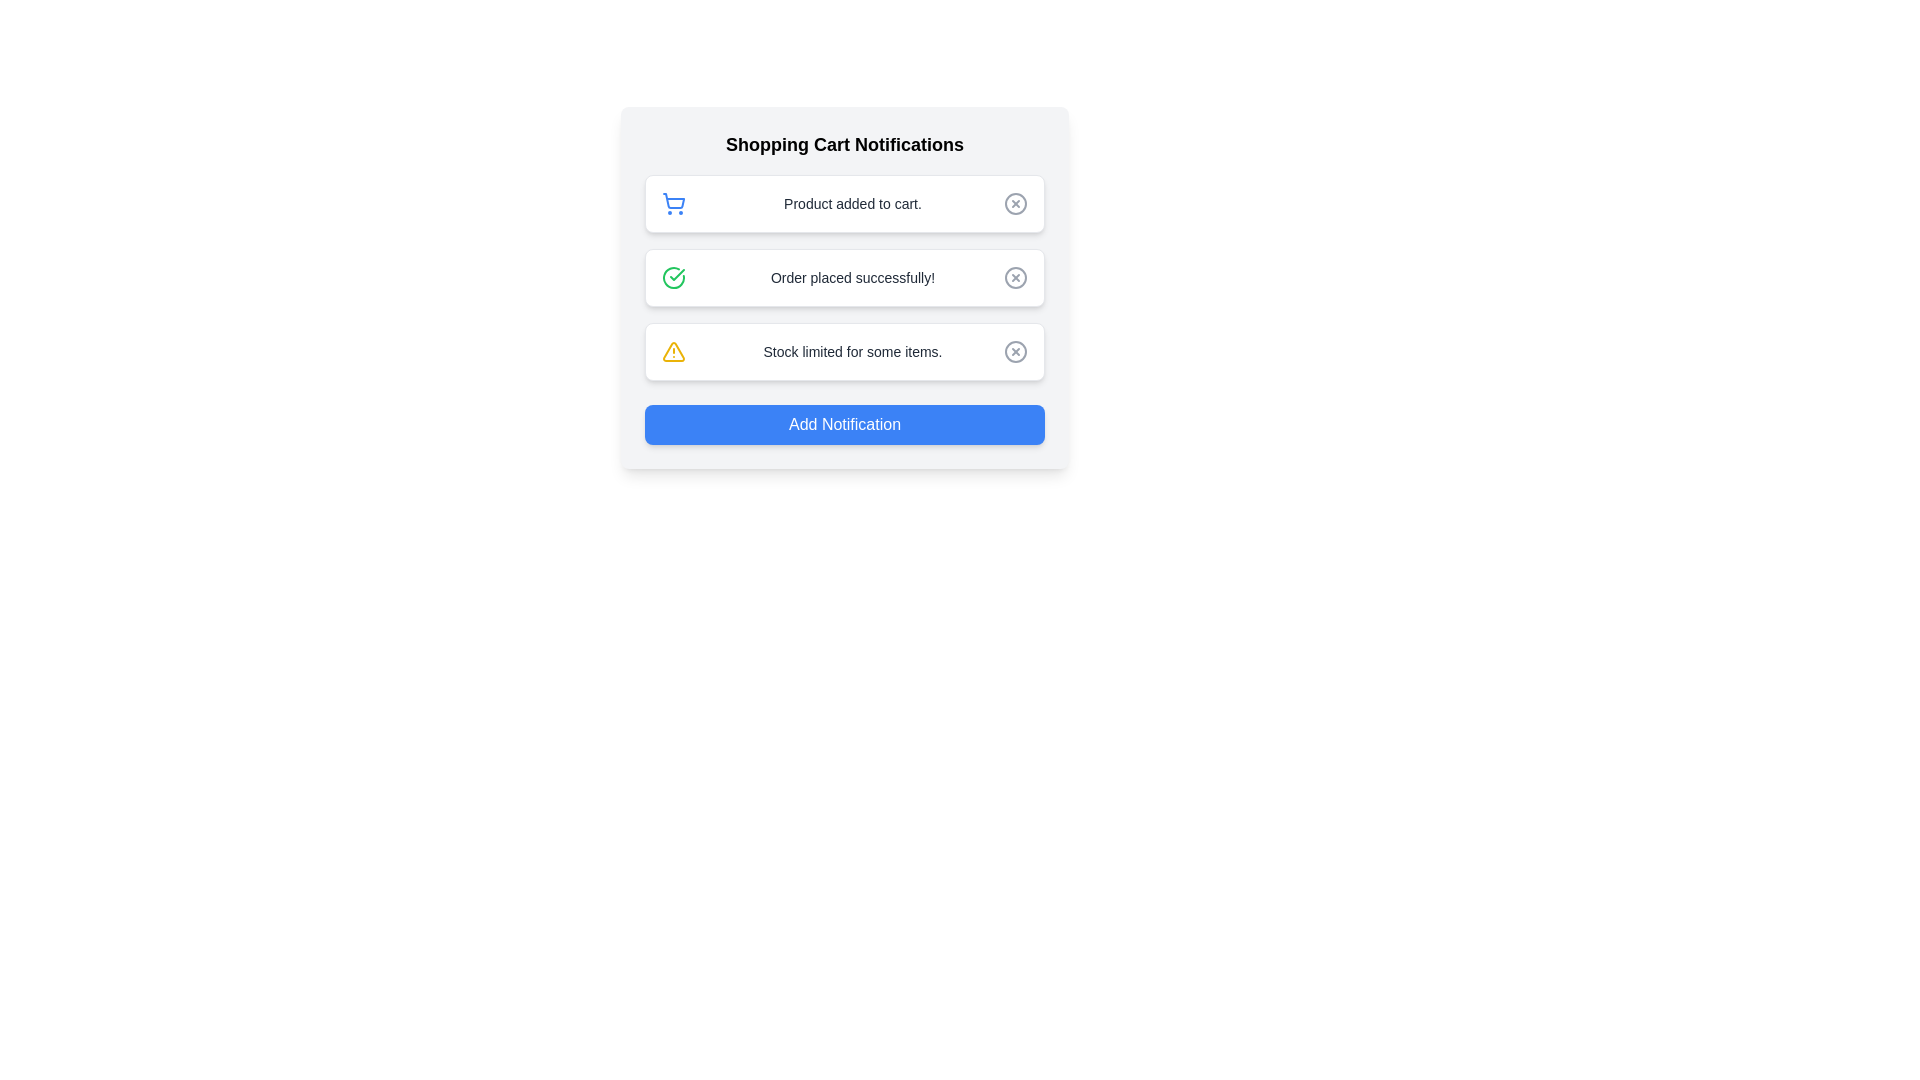 The width and height of the screenshot is (1920, 1080). I want to click on the text label that reads 'Order placed successfully!' located in the middle of the three notification cards within the 'Shopping Cart Notifications' panel, so click(853, 277).